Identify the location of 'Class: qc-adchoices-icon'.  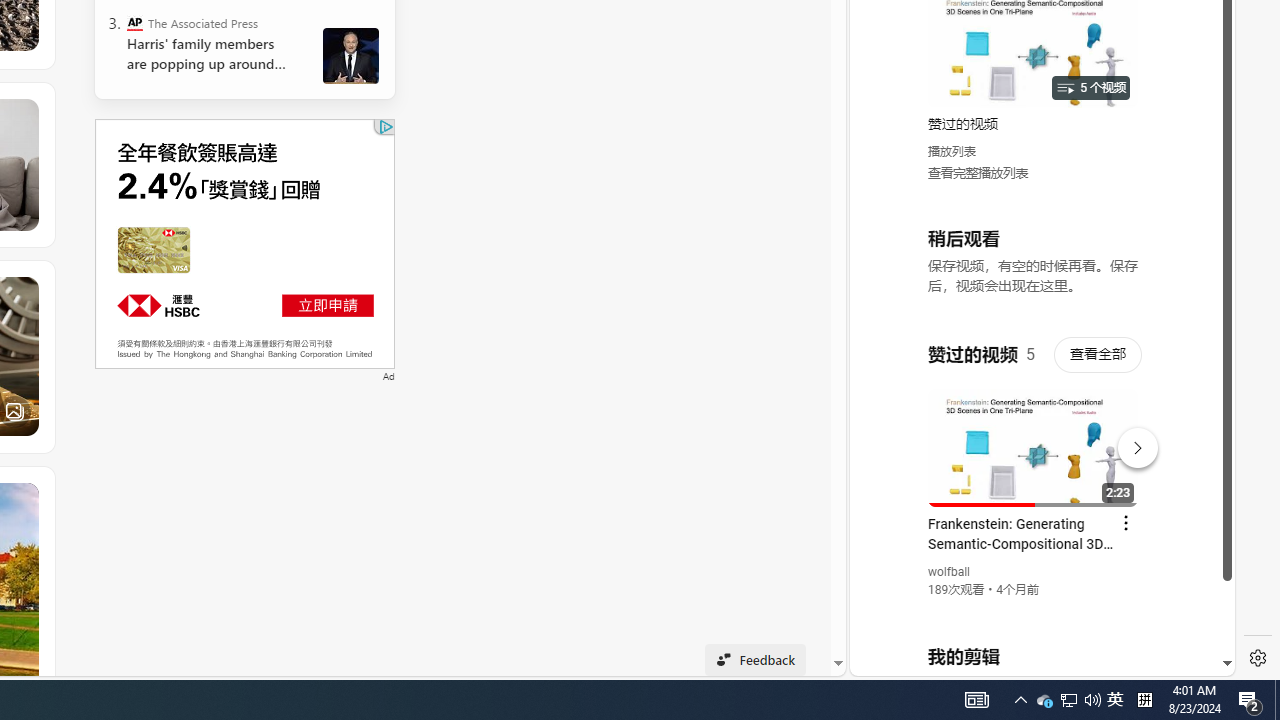
(386, 127).